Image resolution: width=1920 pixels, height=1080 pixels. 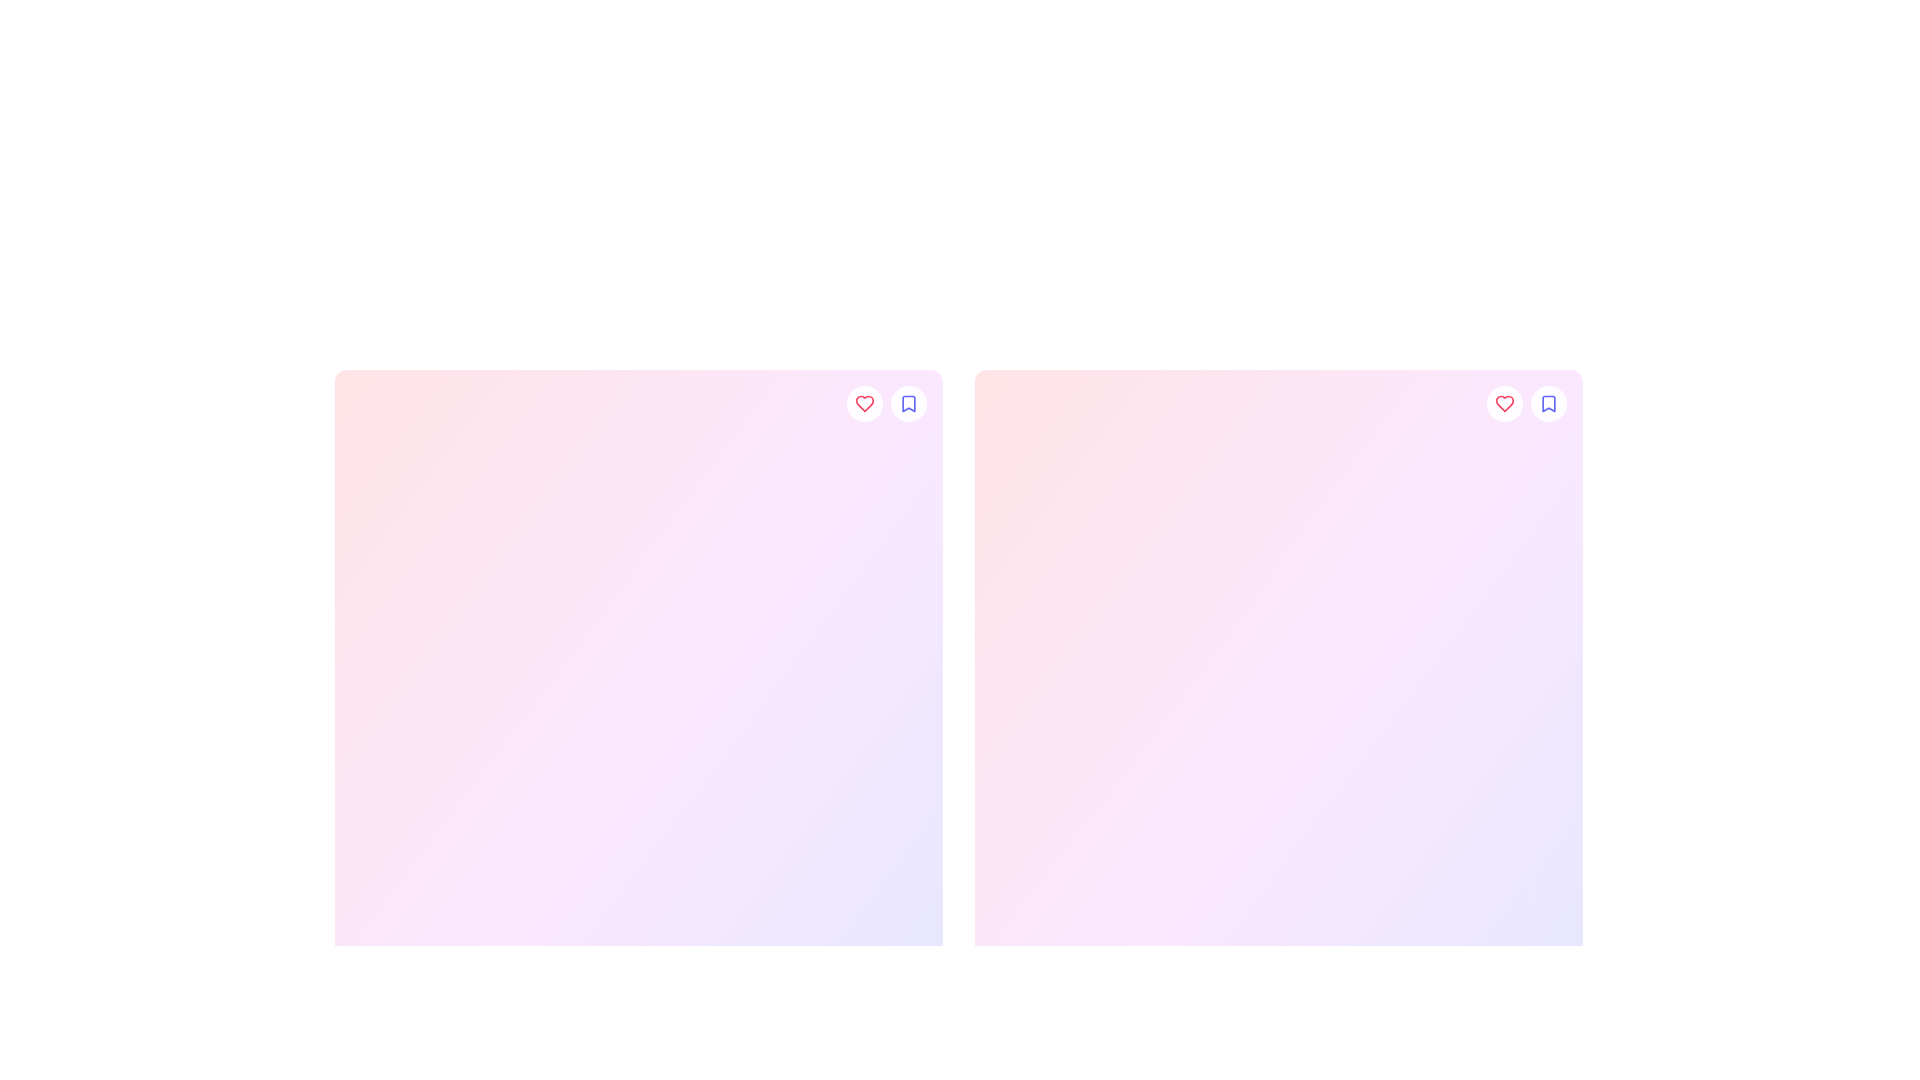 I want to click on the interactive button representing 'like' or 'favorite' functionality located at the top right corner of the interface, to observe the interactive effects, so click(x=1505, y=404).